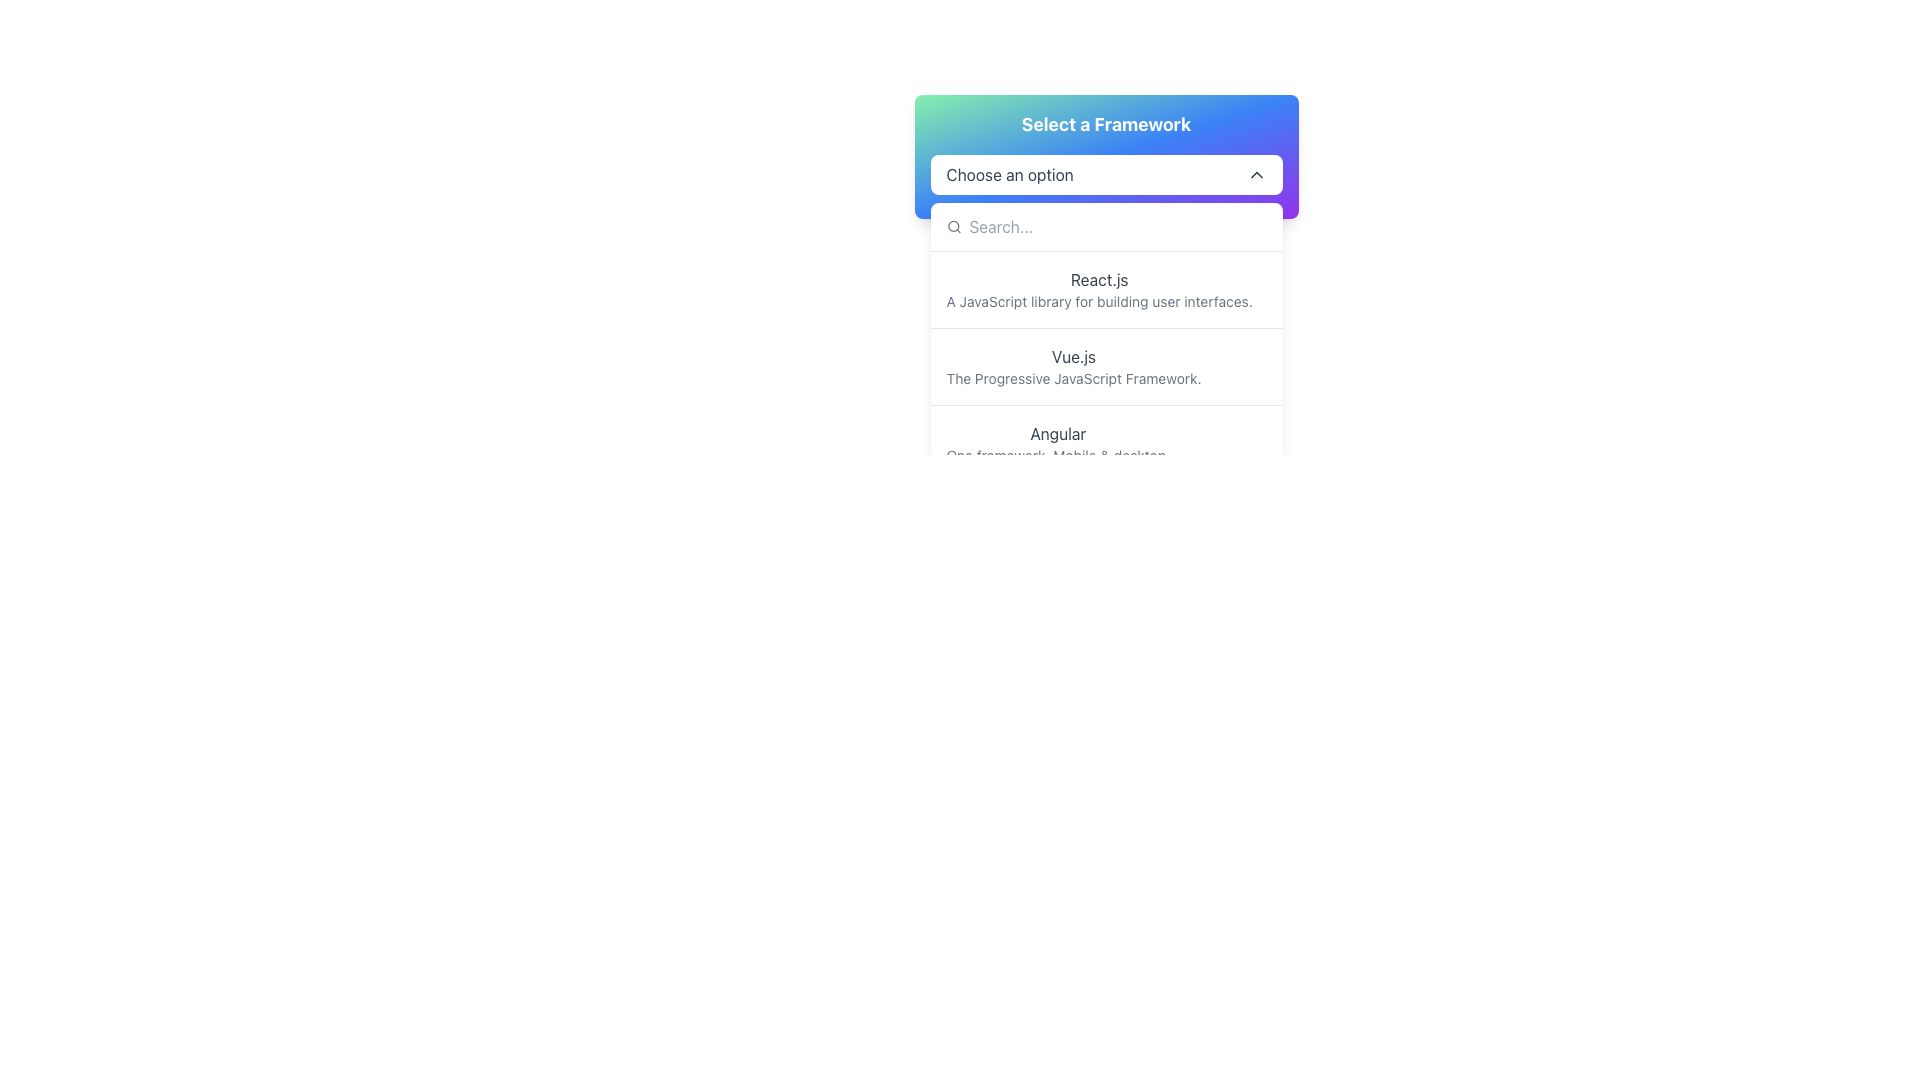 This screenshot has height=1080, width=1920. Describe the element at coordinates (1105, 442) in the screenshot. I see `the third option in the dropdown menu under 'Select a Framework'` at that location.